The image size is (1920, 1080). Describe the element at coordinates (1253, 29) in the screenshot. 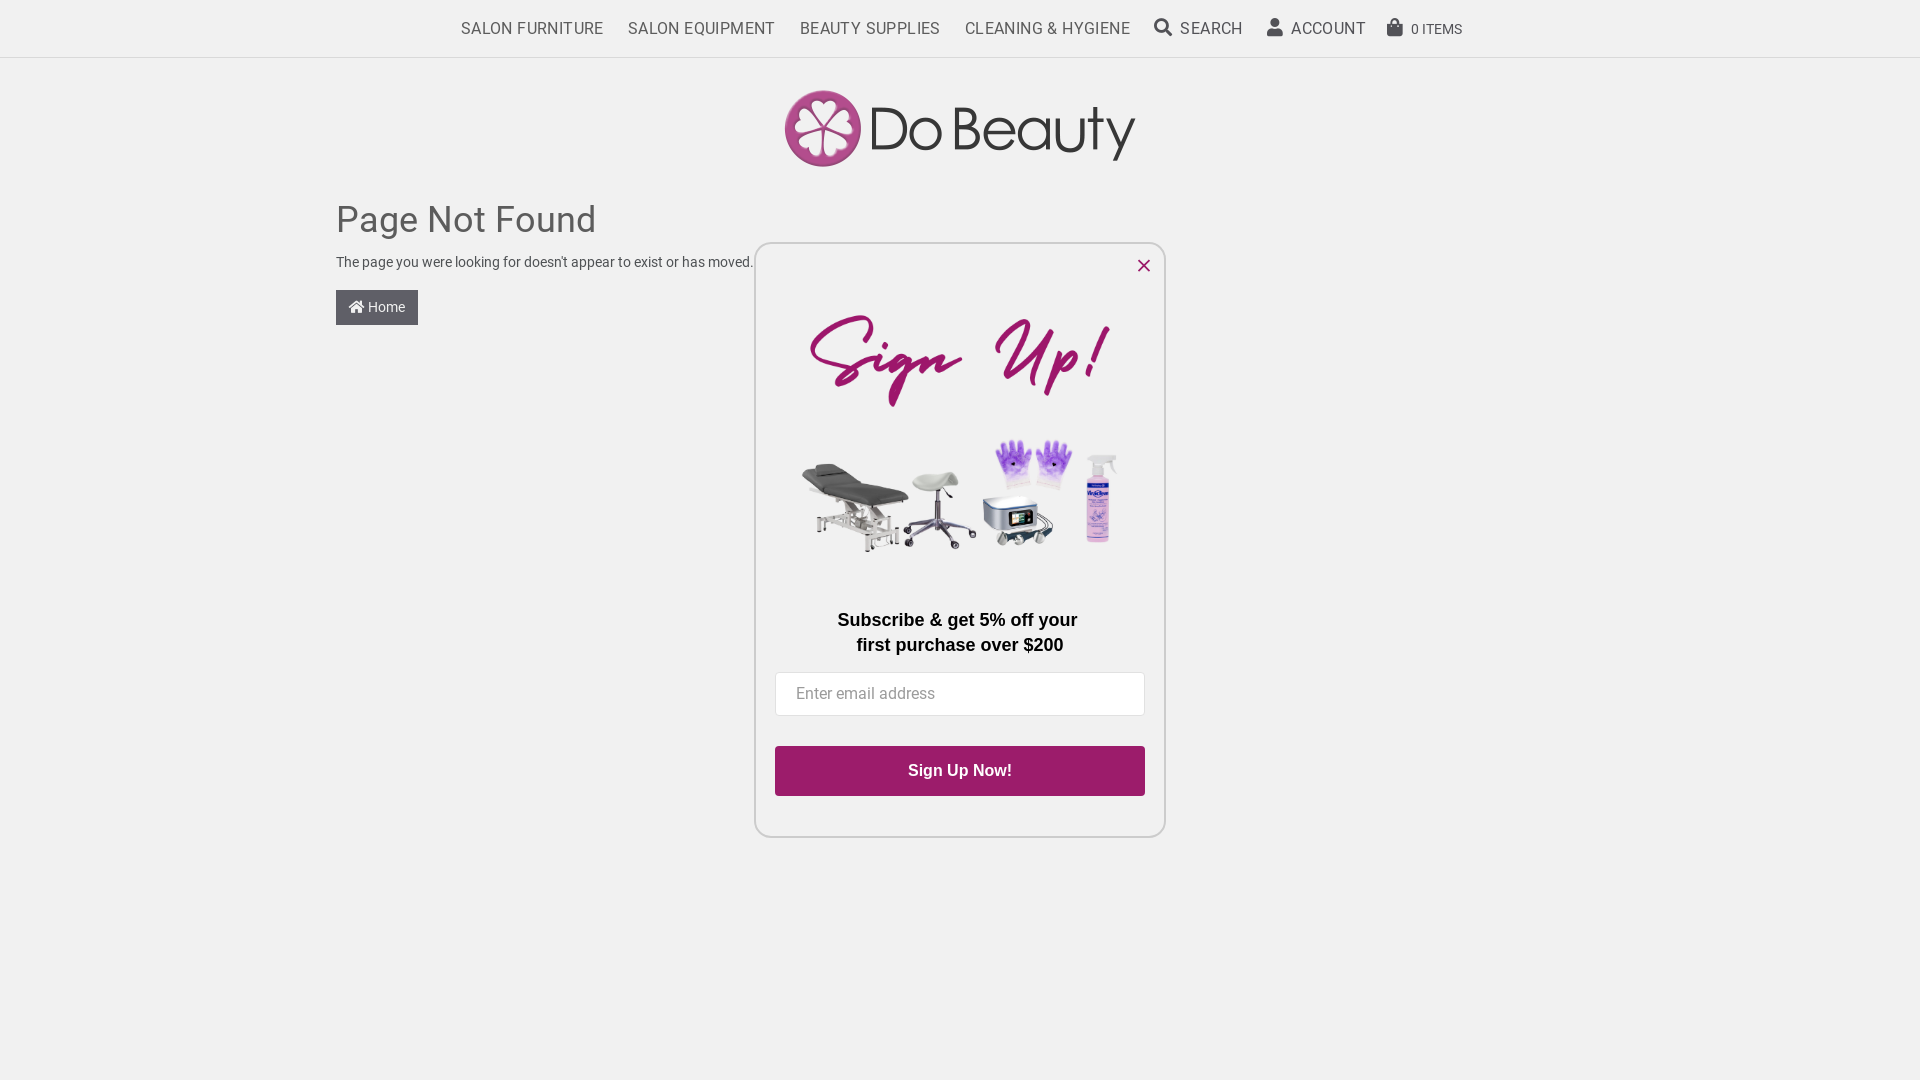

I see `'ACCOUNT'` at that location.